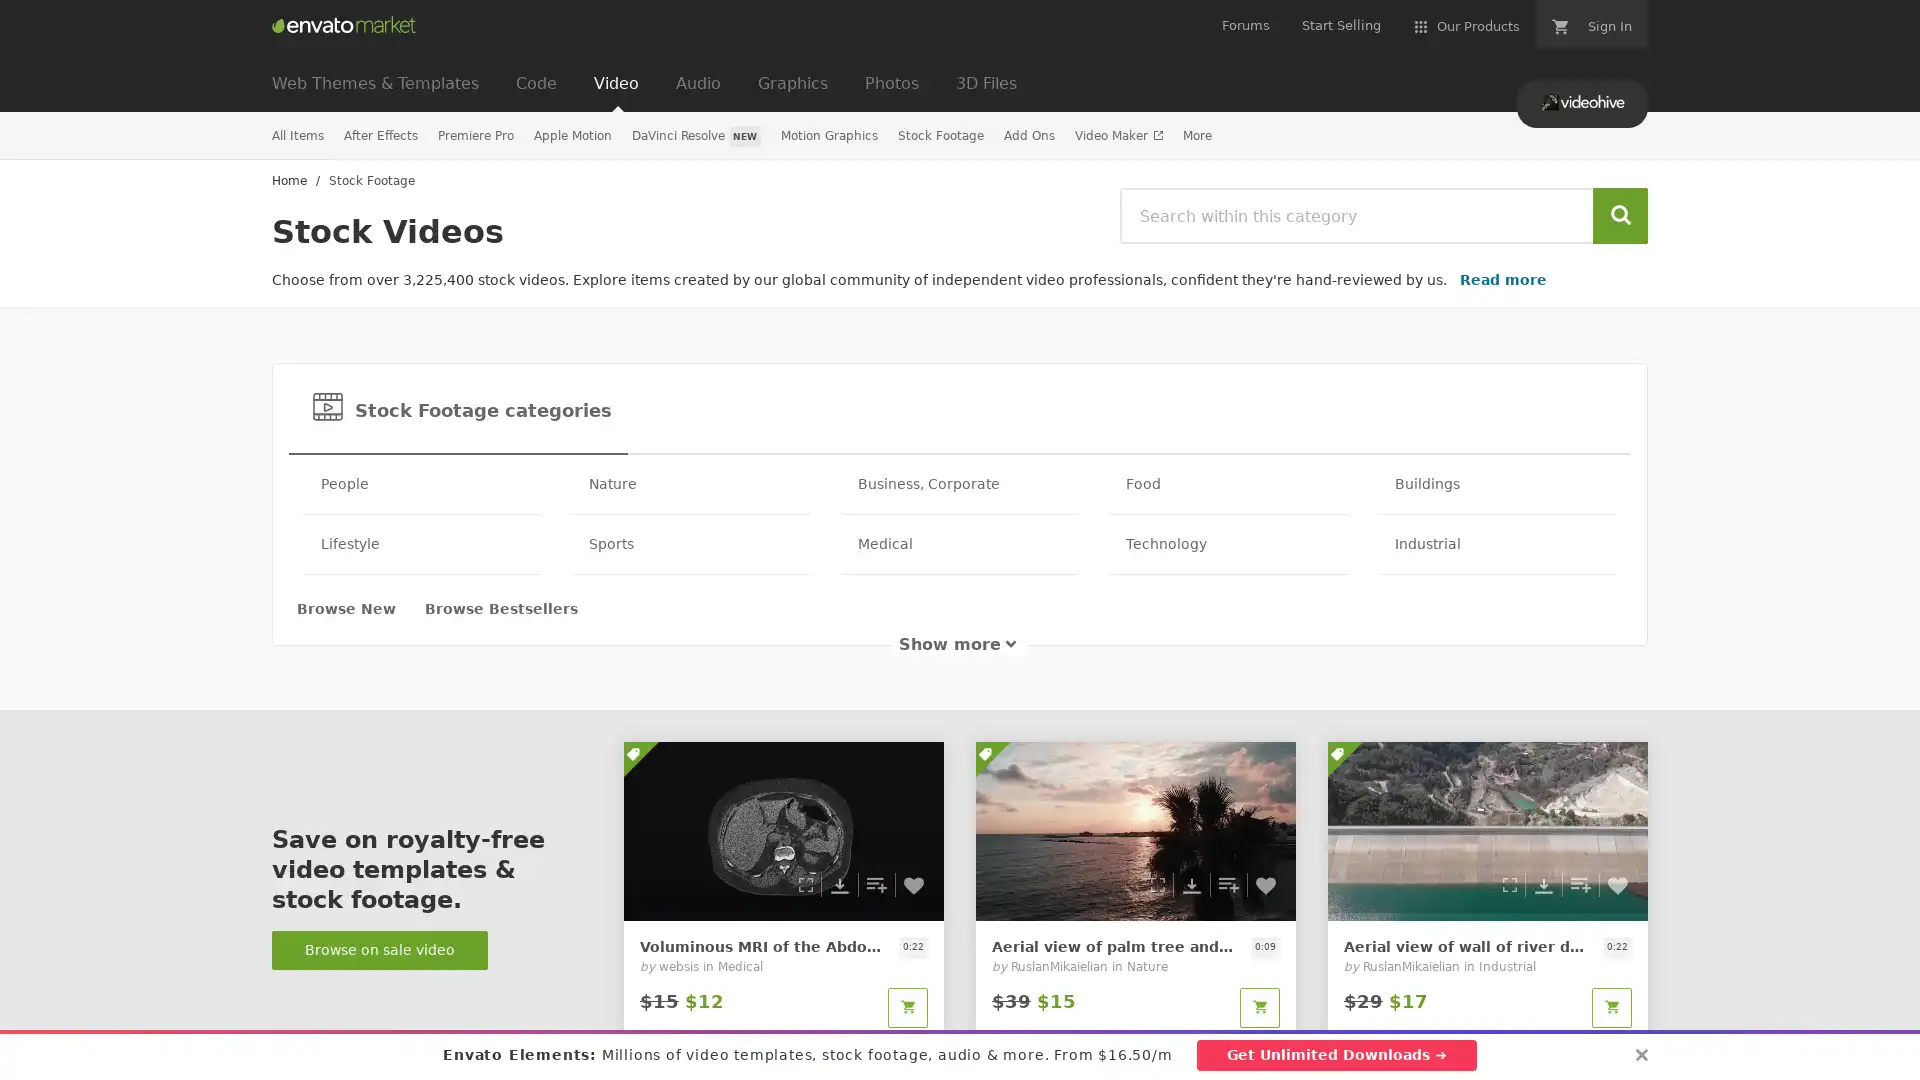 The height and width of the screenshot is (1080, 1920). Describe the element at coordinates (1488, 831) in the screenshot. I see `0 Download preview Add to collection Add to Favorites` at that location.